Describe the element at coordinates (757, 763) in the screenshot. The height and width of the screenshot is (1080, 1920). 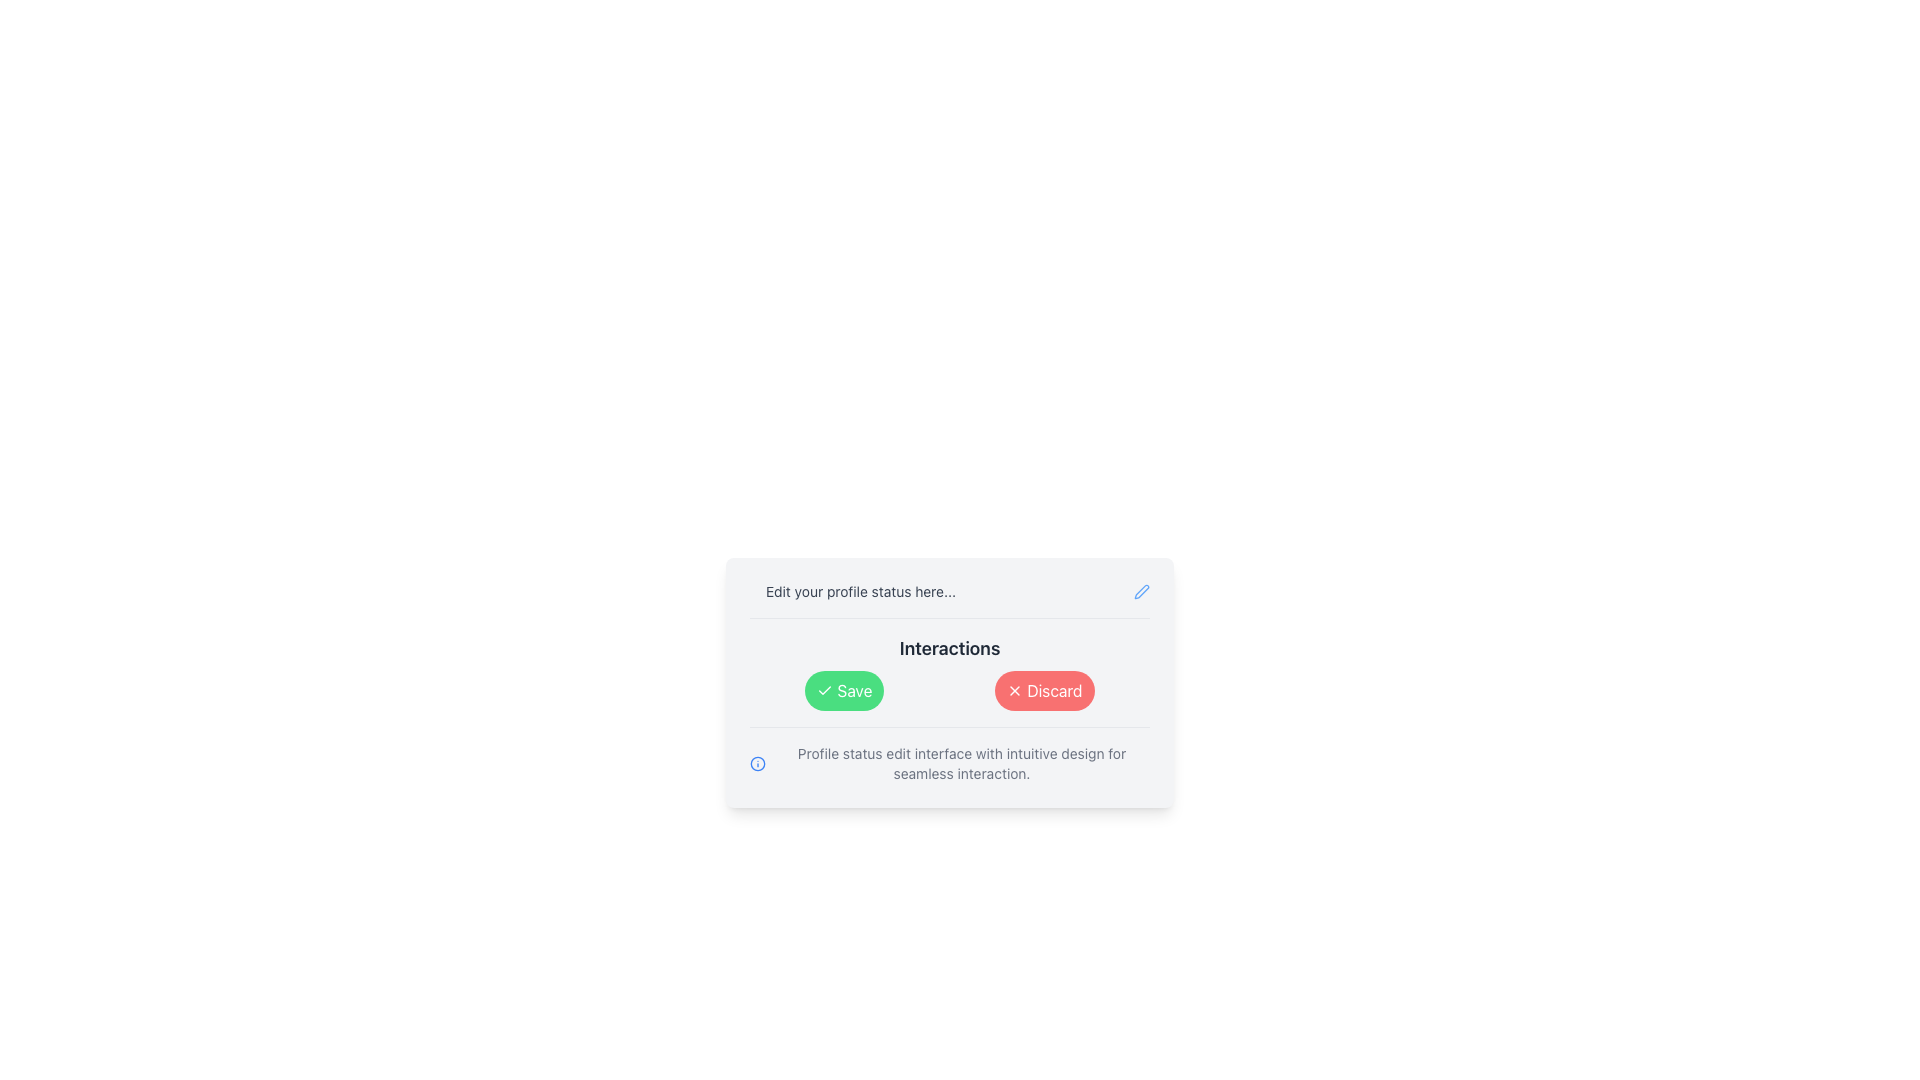
I see `the small circular blue icon with an info symbol, located to the left of the 'Profile status edit interface with intuitive design for seamless interaction.'` at that location.